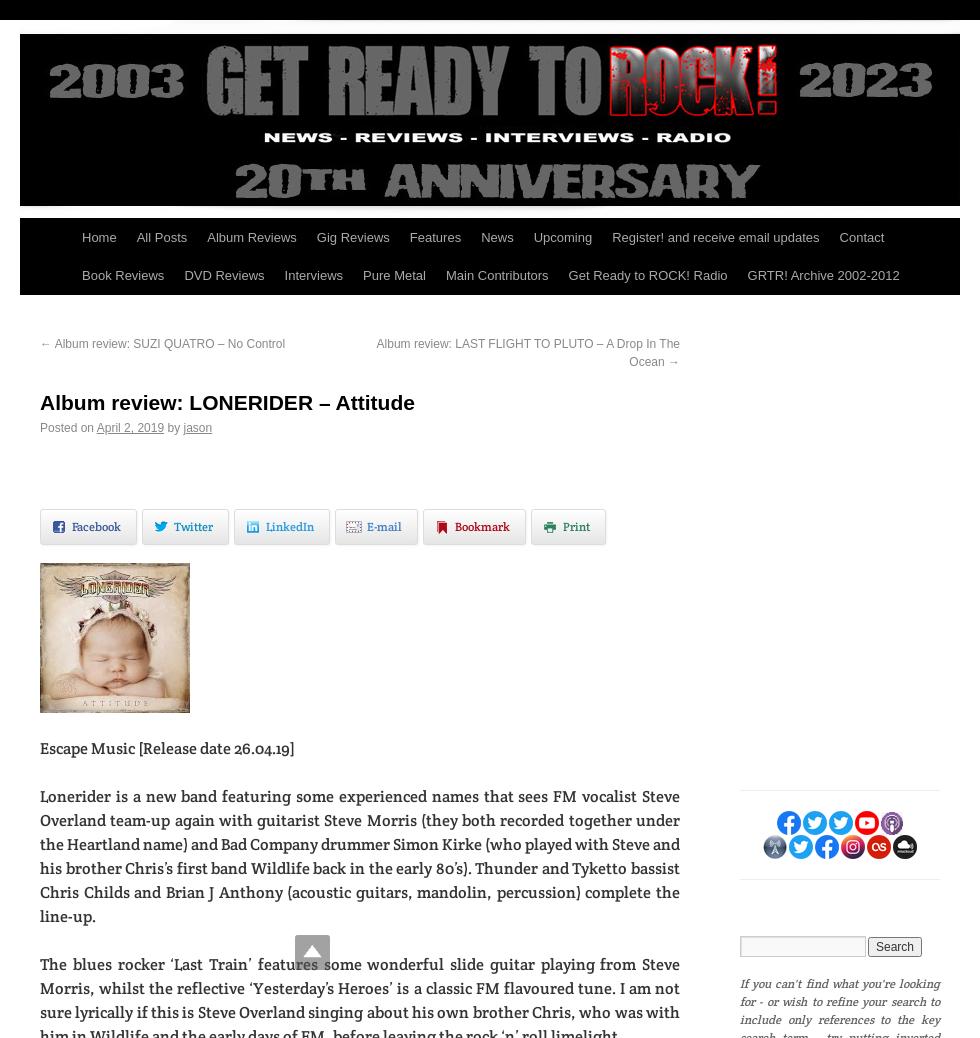 This screenshot has width=980, height=1038. What do you see at coordinates (482, 525) in the screenshot?
I see `'Bookmark'` at bounding box center [482, 525].